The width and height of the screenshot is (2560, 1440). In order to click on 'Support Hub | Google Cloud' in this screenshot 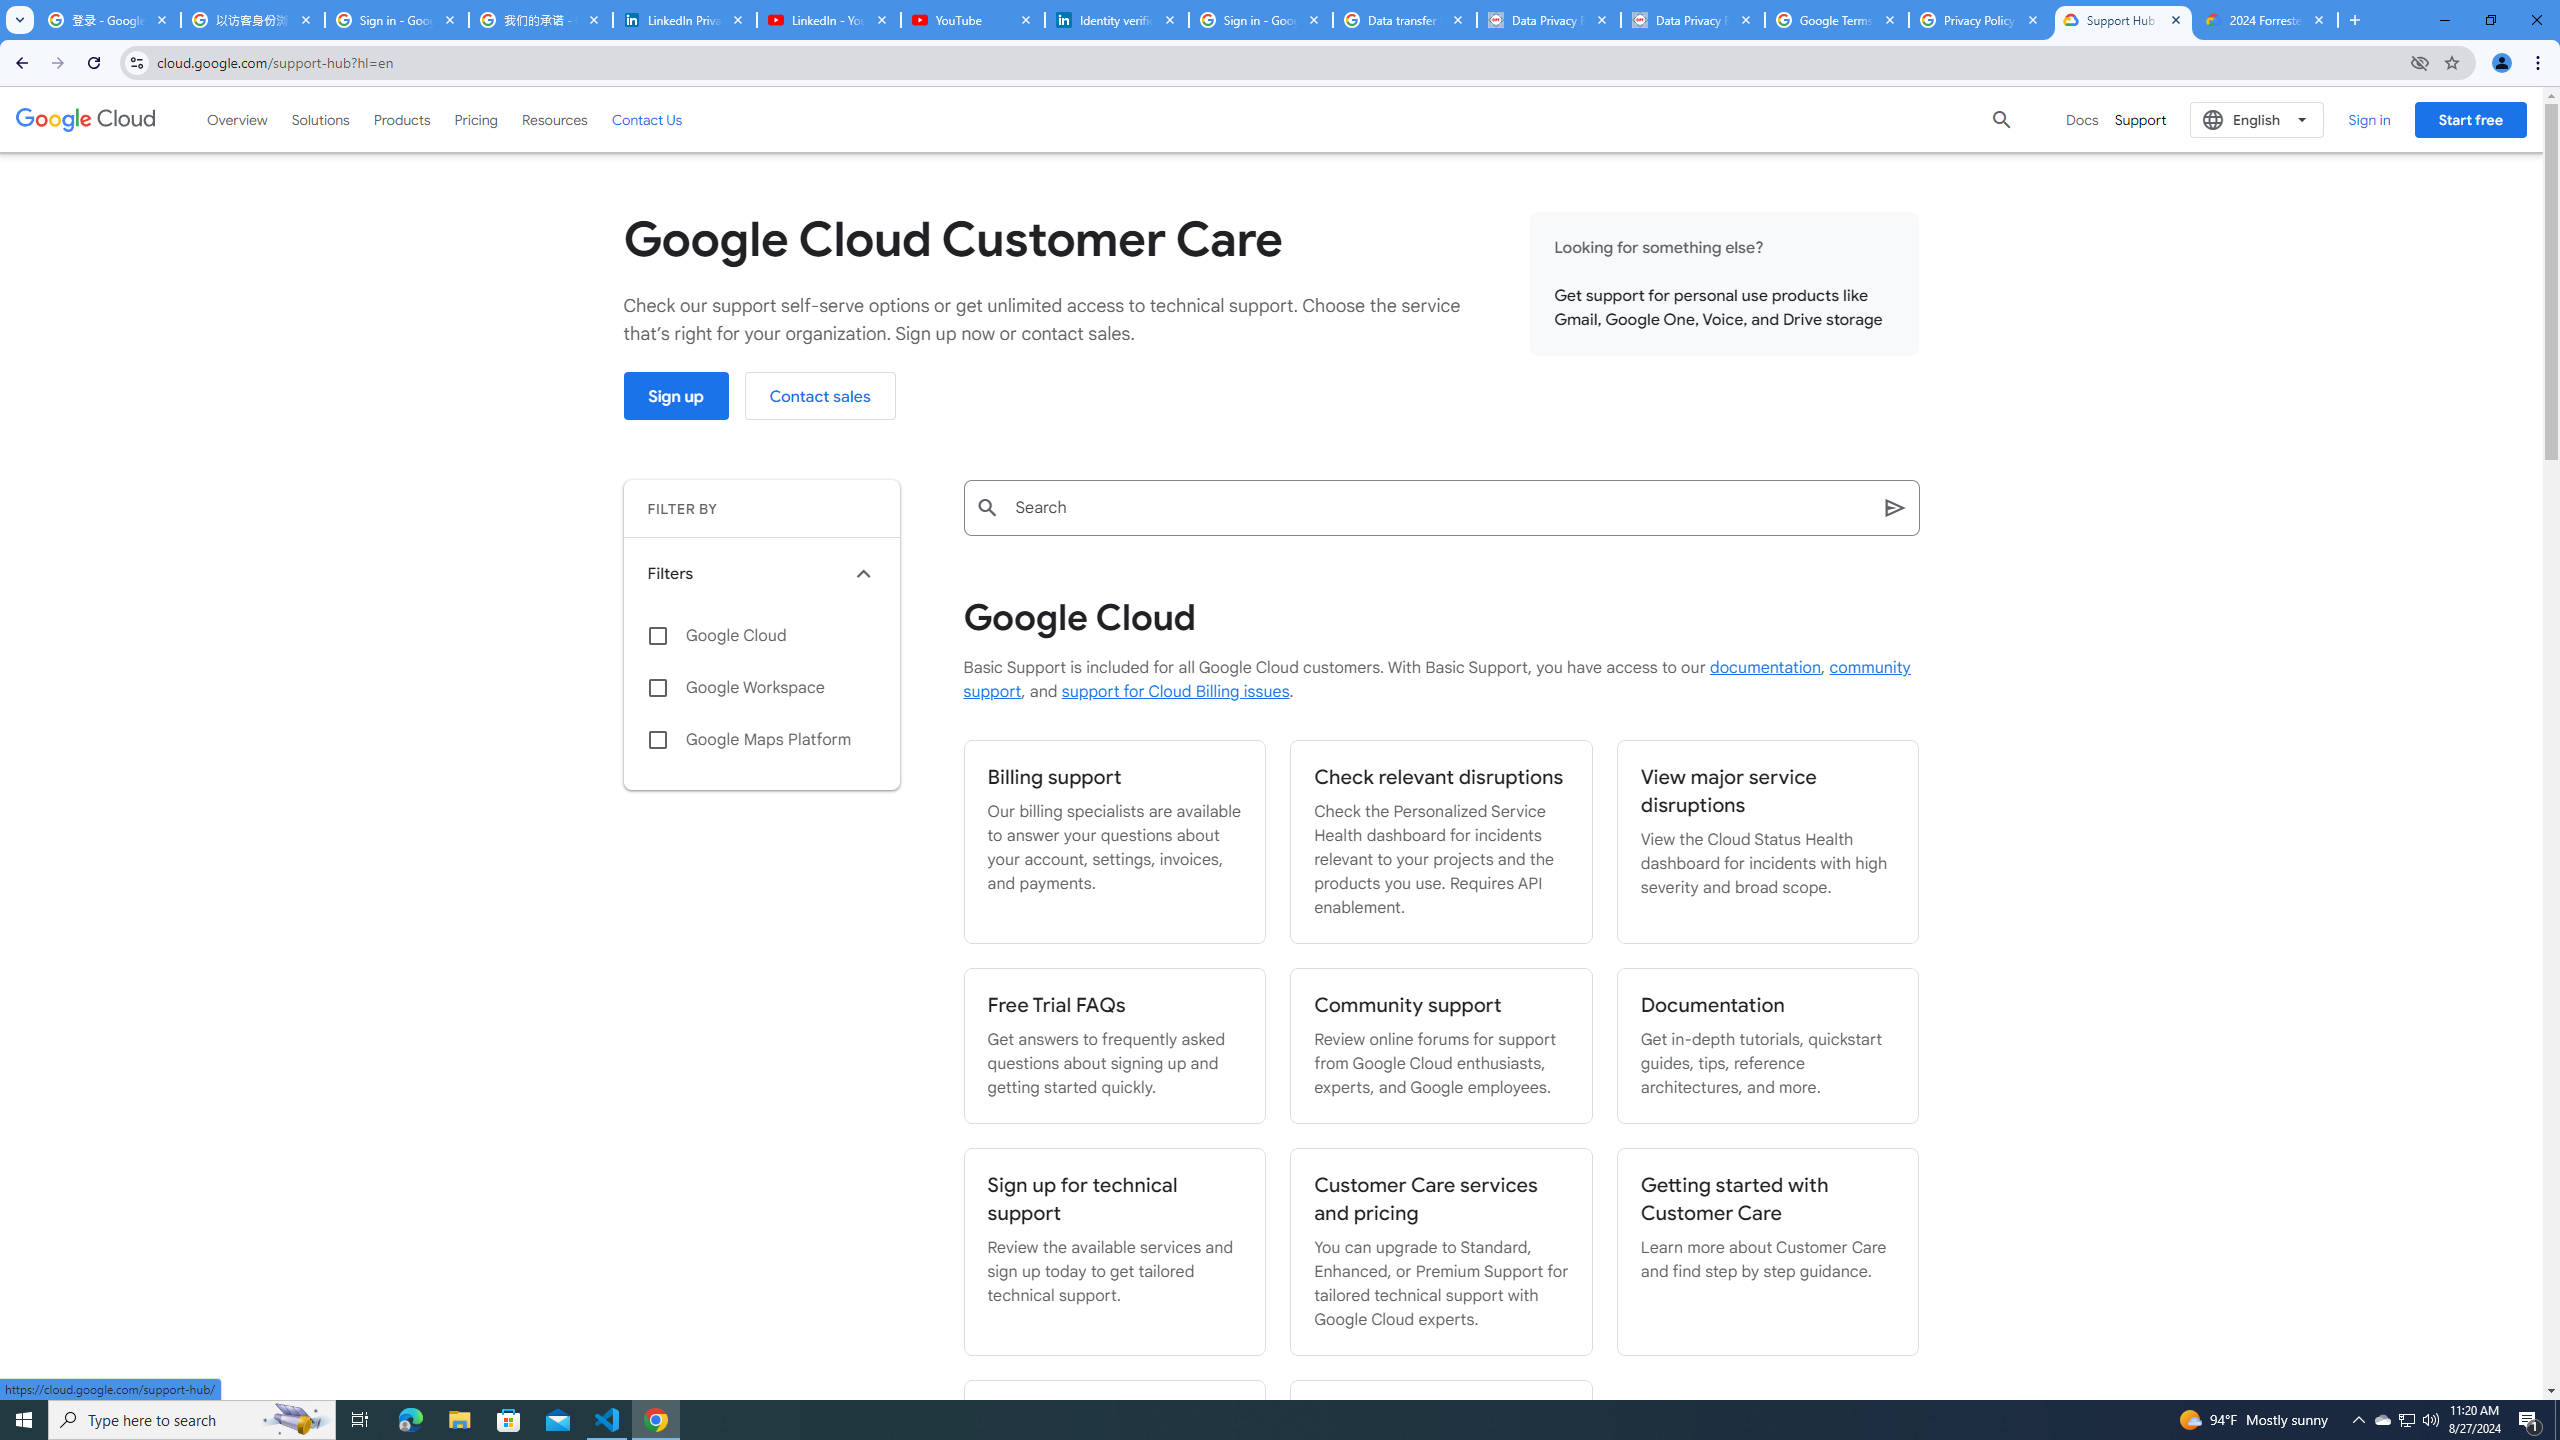, I will do `click(2123, 19)`.